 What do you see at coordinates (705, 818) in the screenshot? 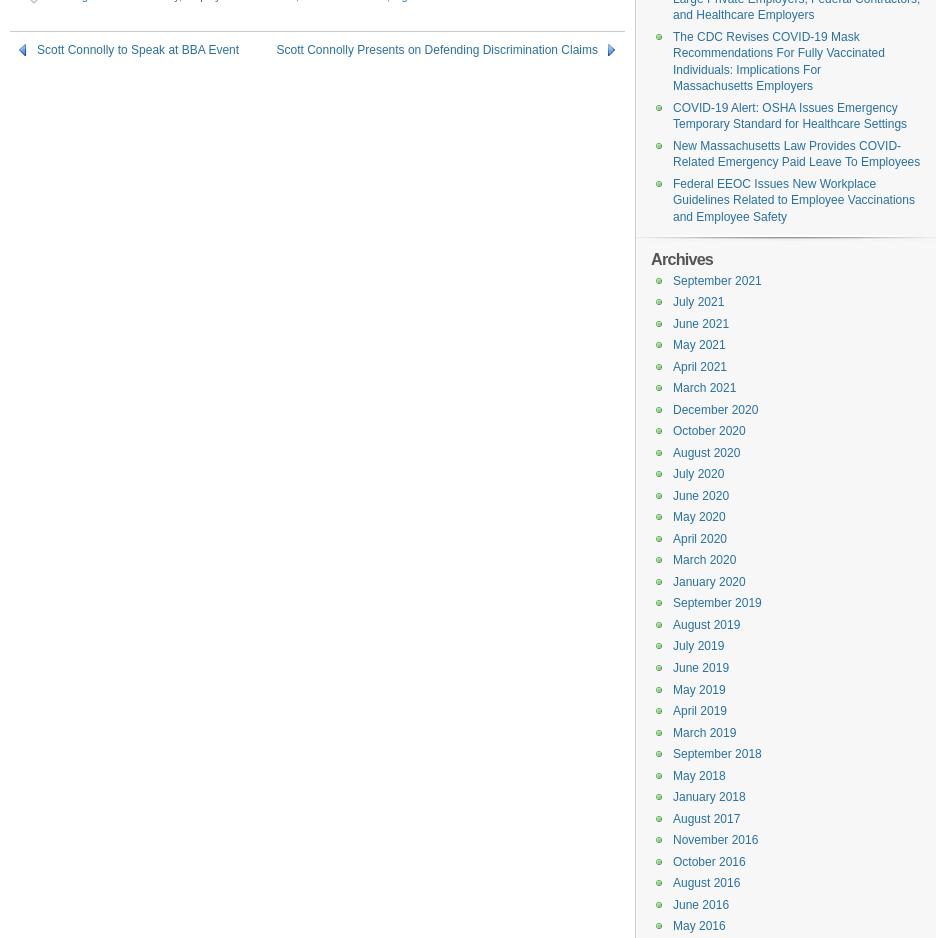
I see `'August 2017'` at bounding box center [705, 818].